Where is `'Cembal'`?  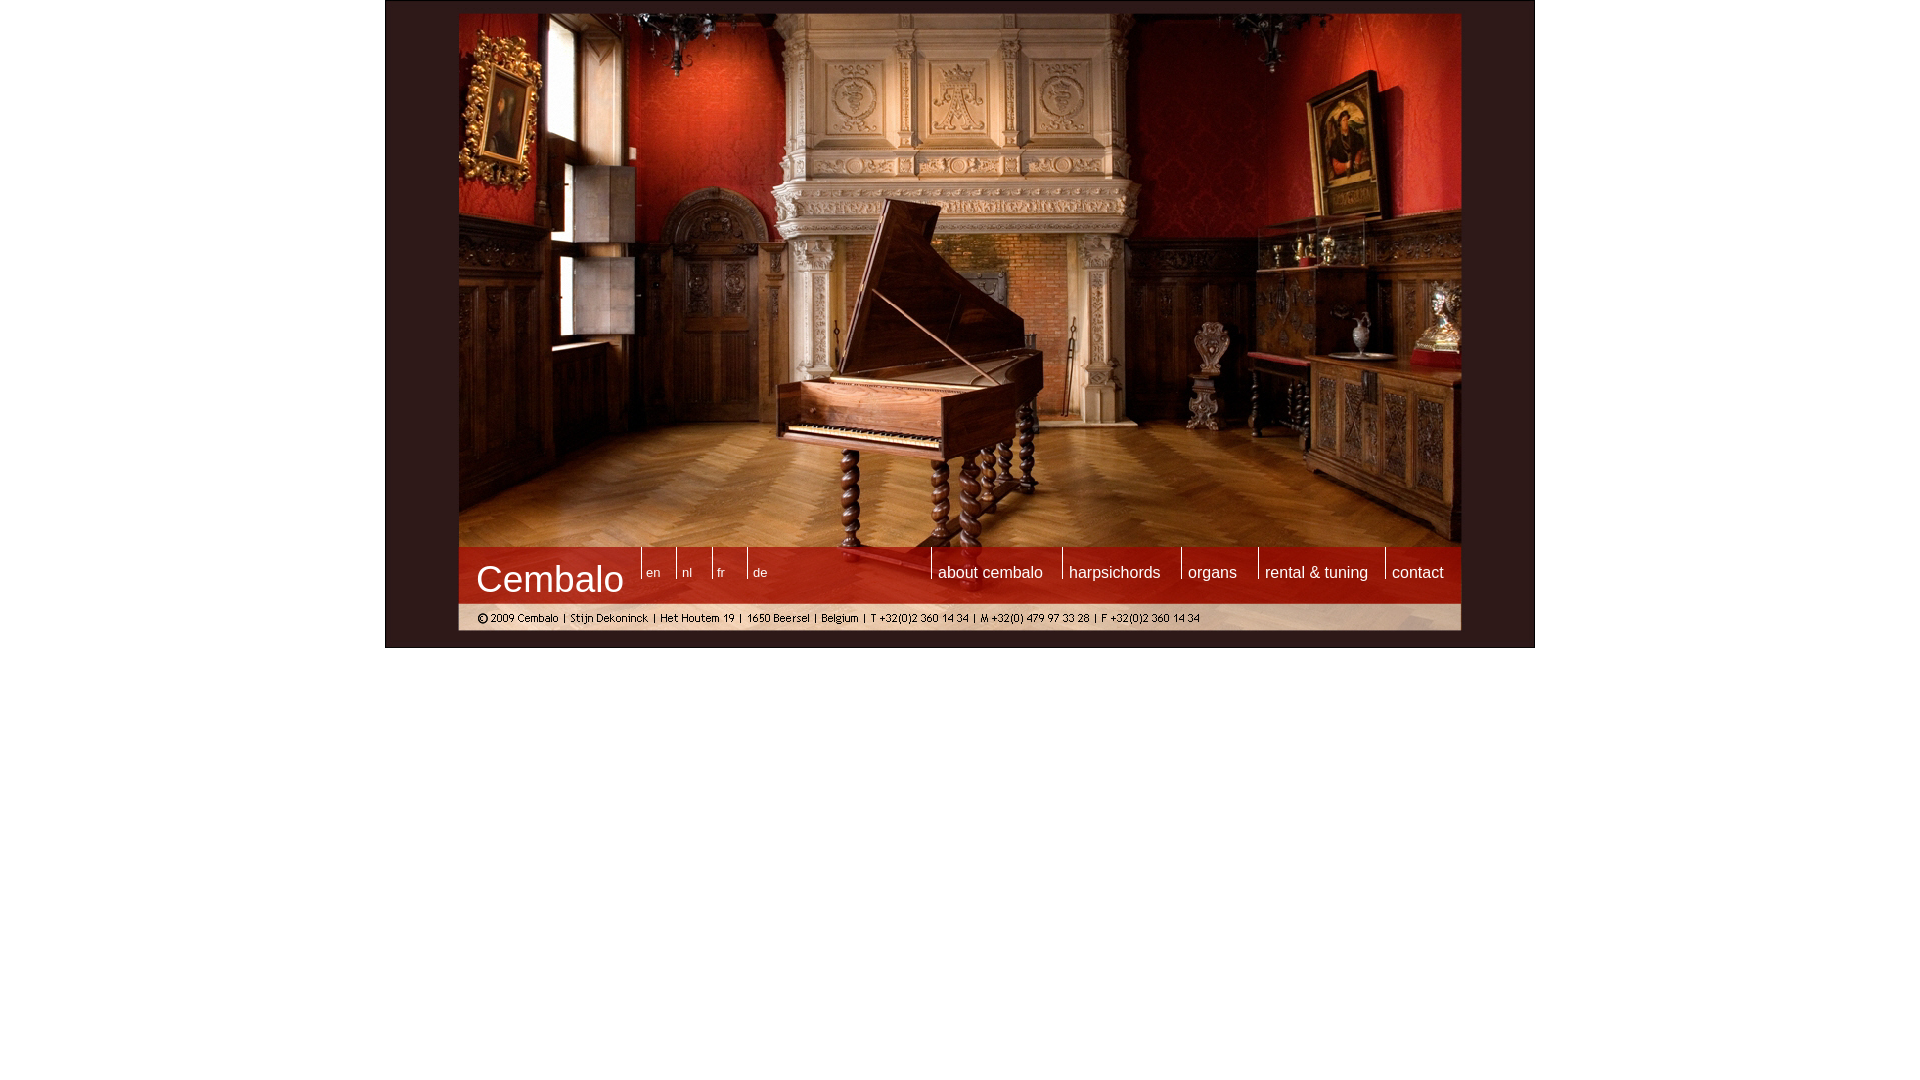
'Cembal' is located at coordinates (539, 579).